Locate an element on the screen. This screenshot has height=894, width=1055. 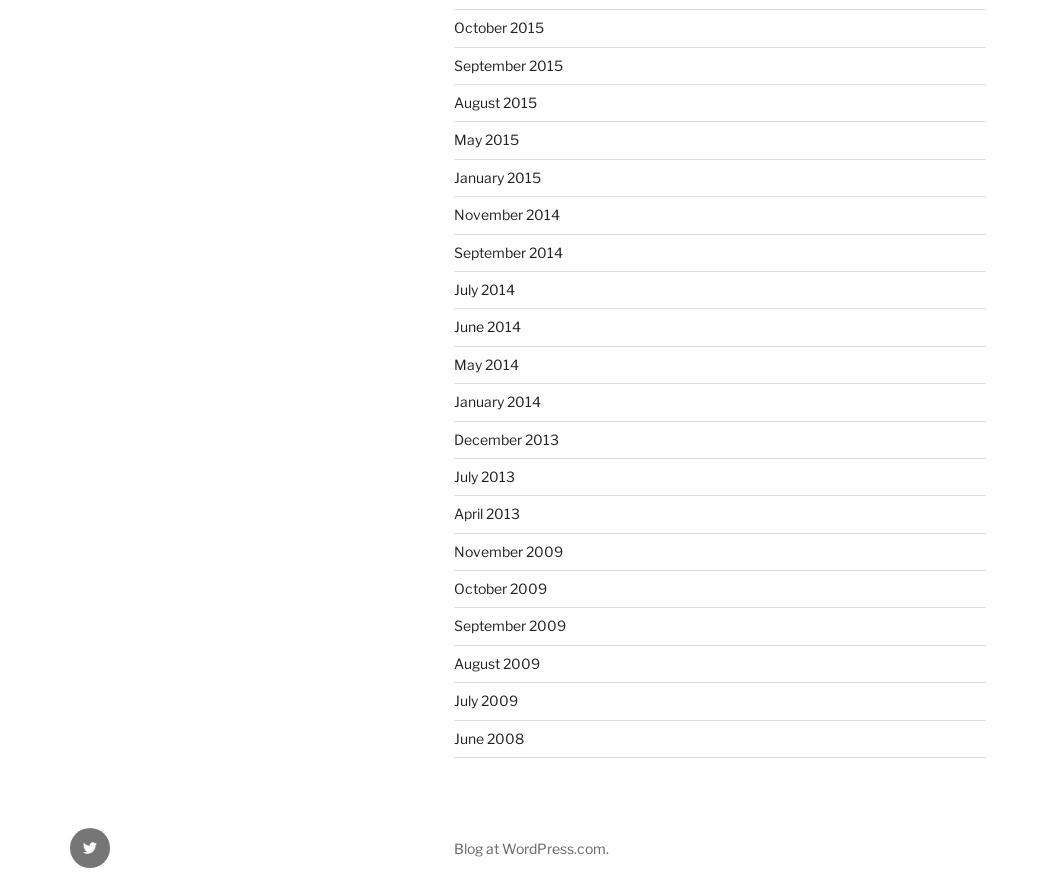
'August 2009' is located at coordinates (497, 662).